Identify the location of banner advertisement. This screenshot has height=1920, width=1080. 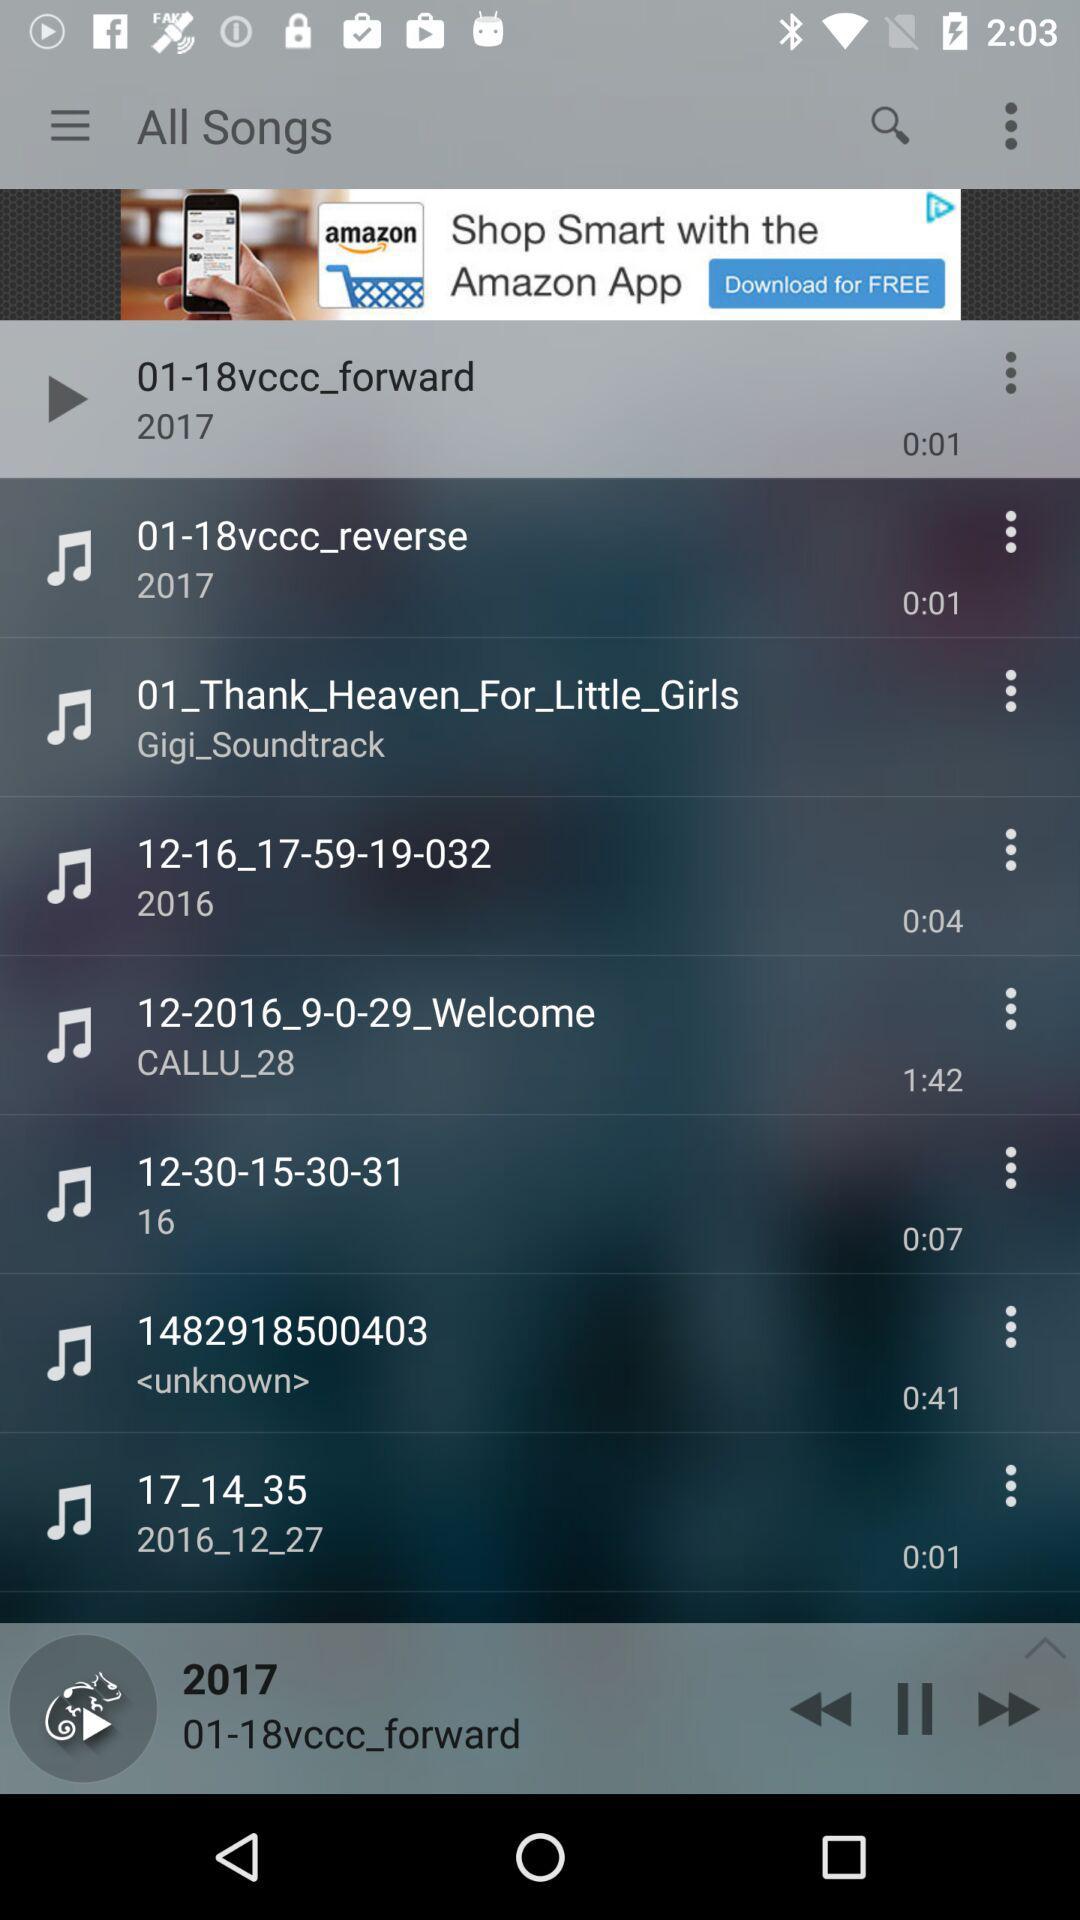
(540, 253).